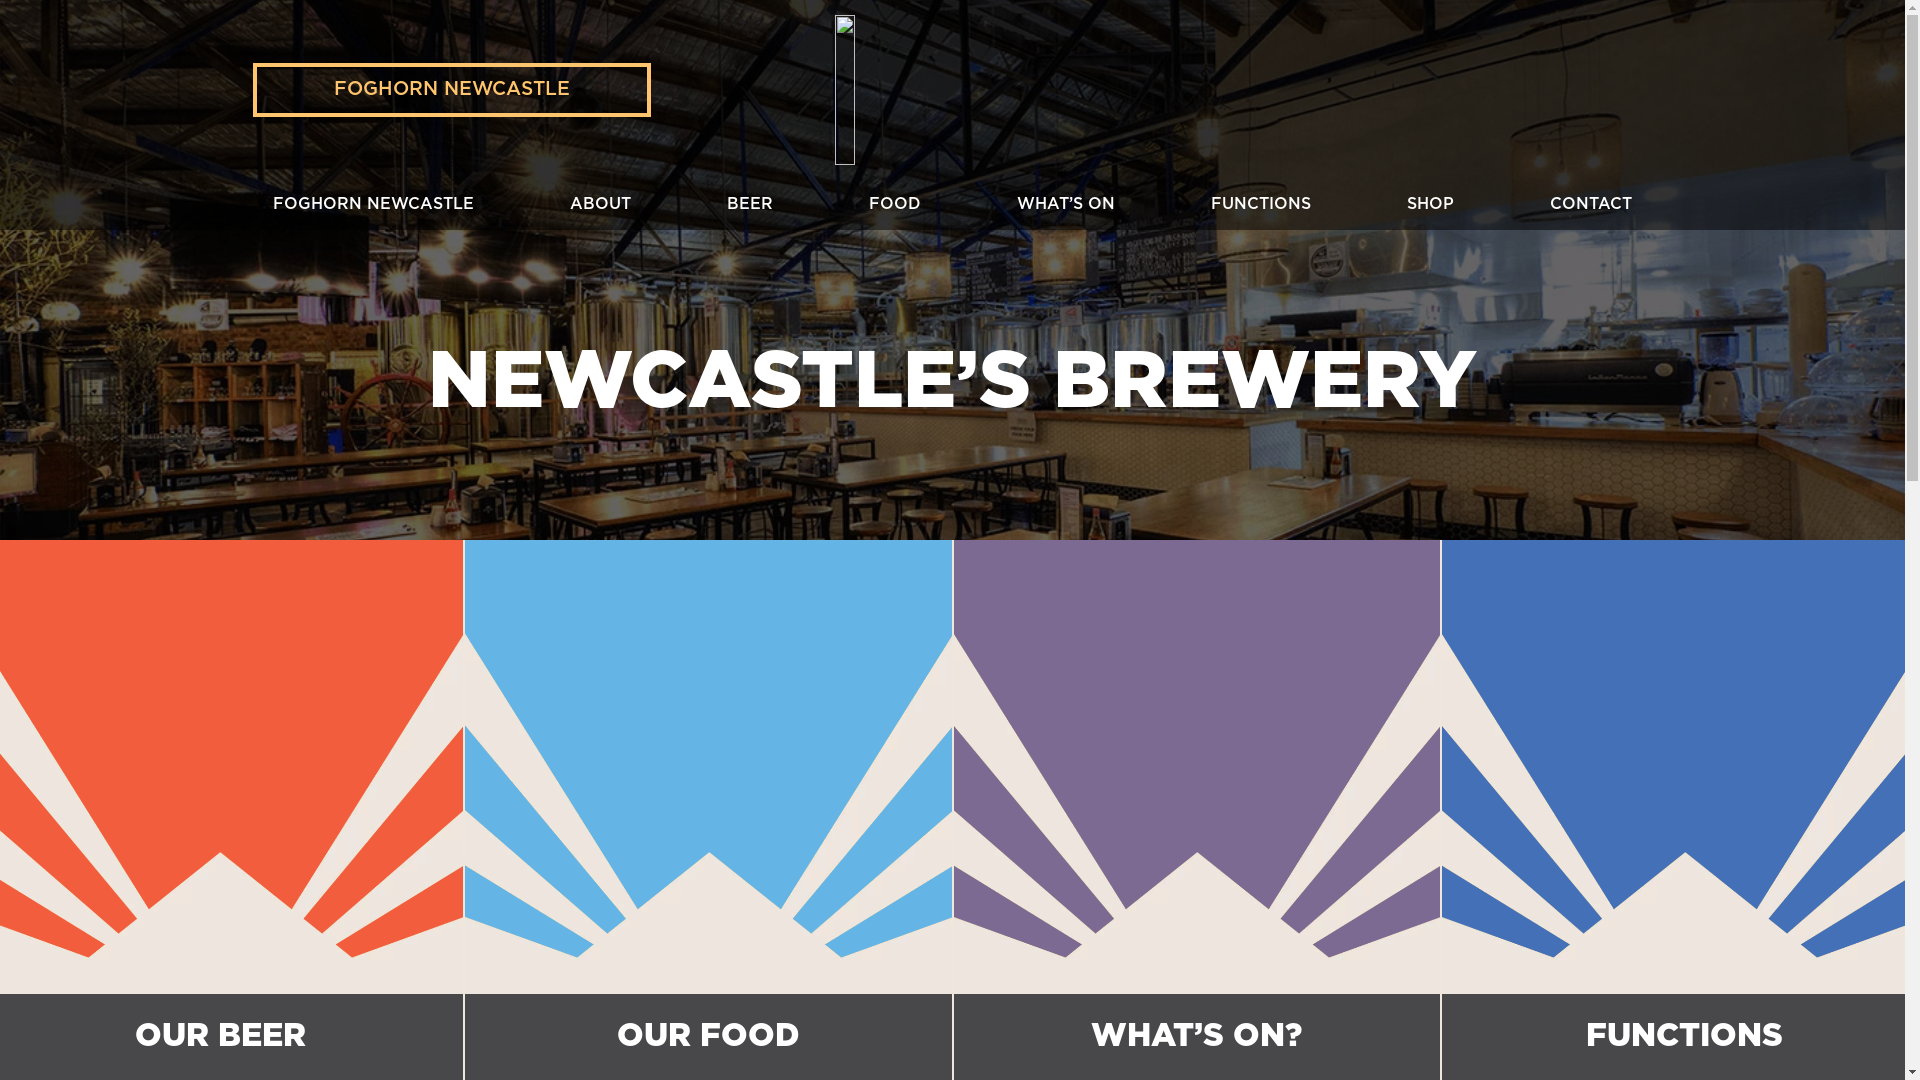 This screenshot has height=1080, width=1920. I want to click on 'SHOP', so click(1429, 204).